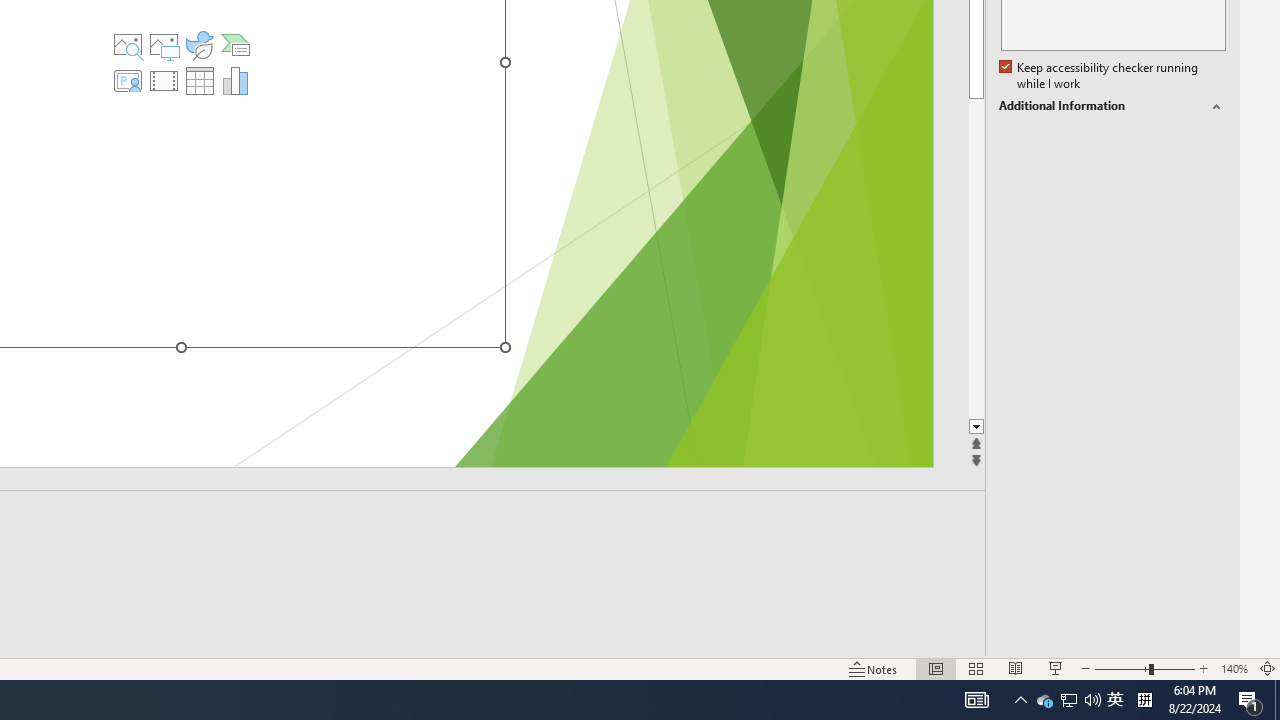  I want to click on 'Insert Chart', so click(236, 80).